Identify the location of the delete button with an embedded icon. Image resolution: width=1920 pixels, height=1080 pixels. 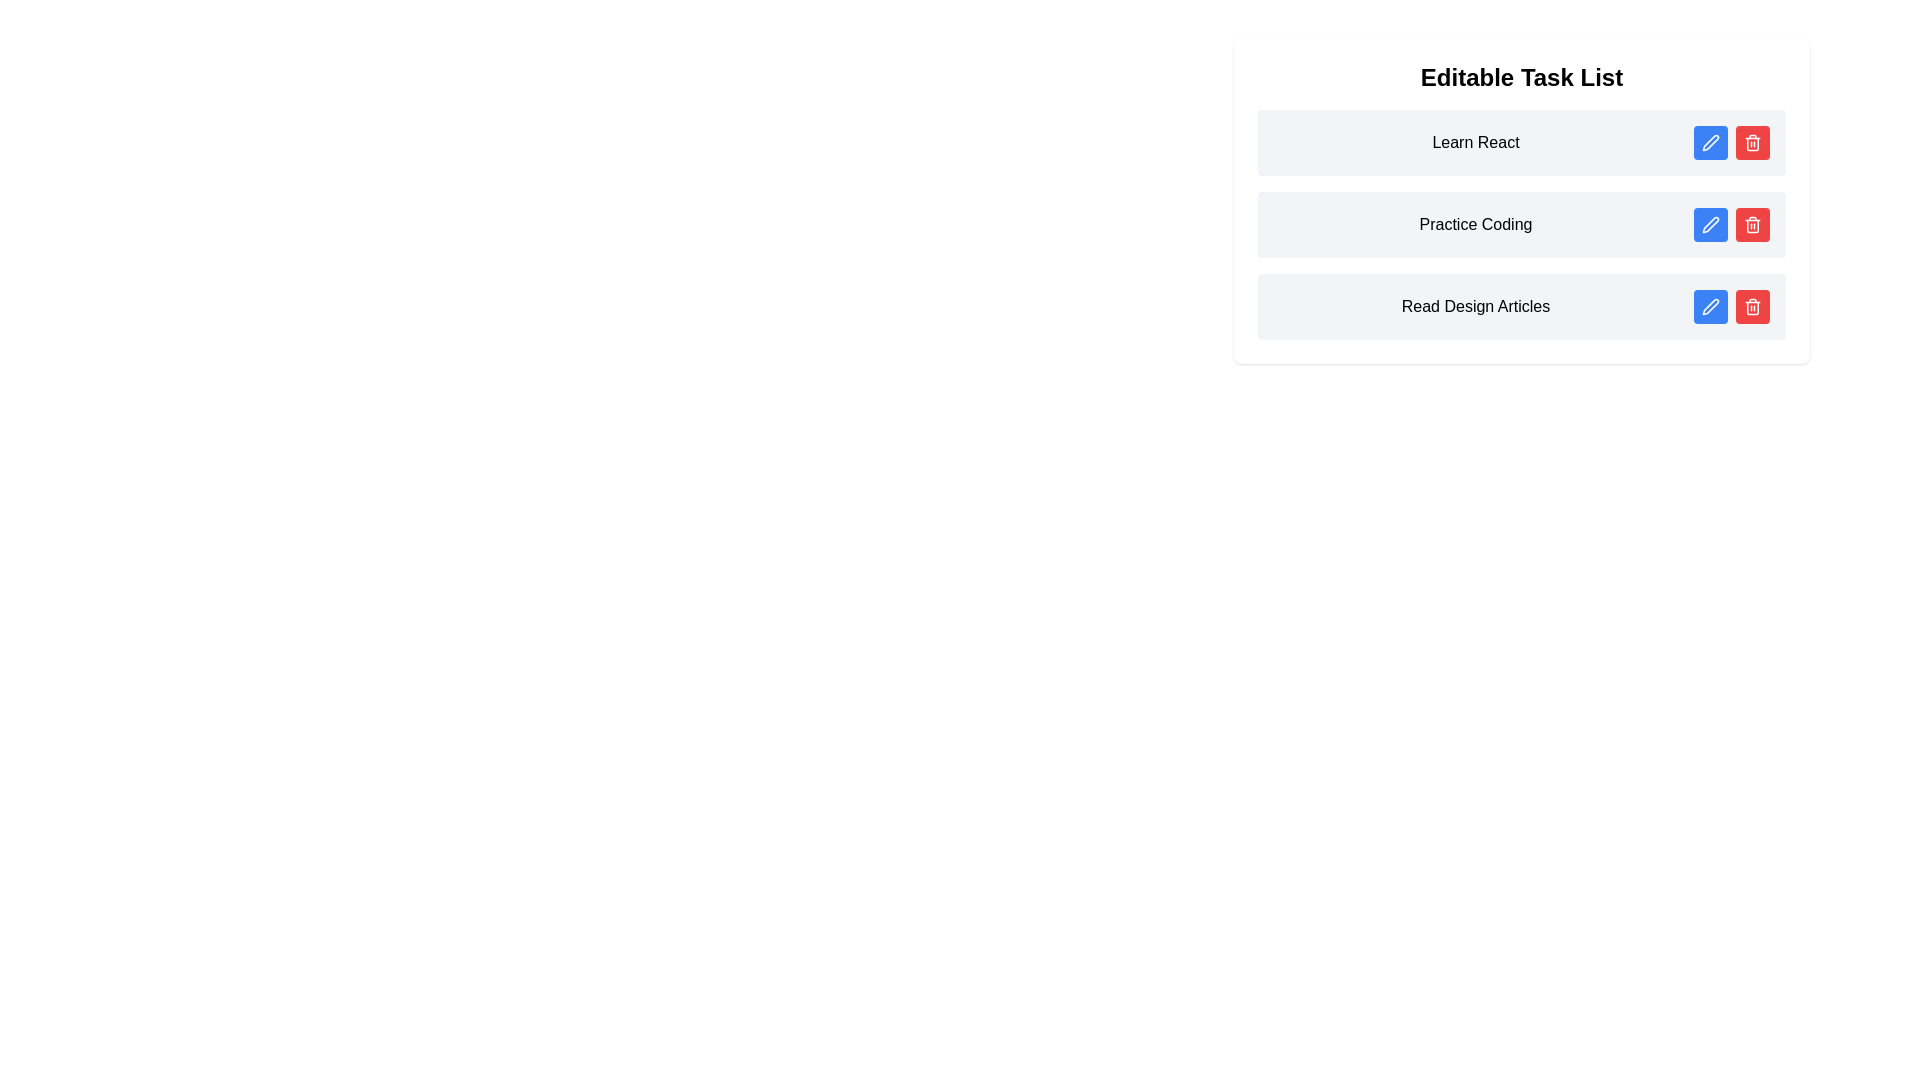
(1751, 224).